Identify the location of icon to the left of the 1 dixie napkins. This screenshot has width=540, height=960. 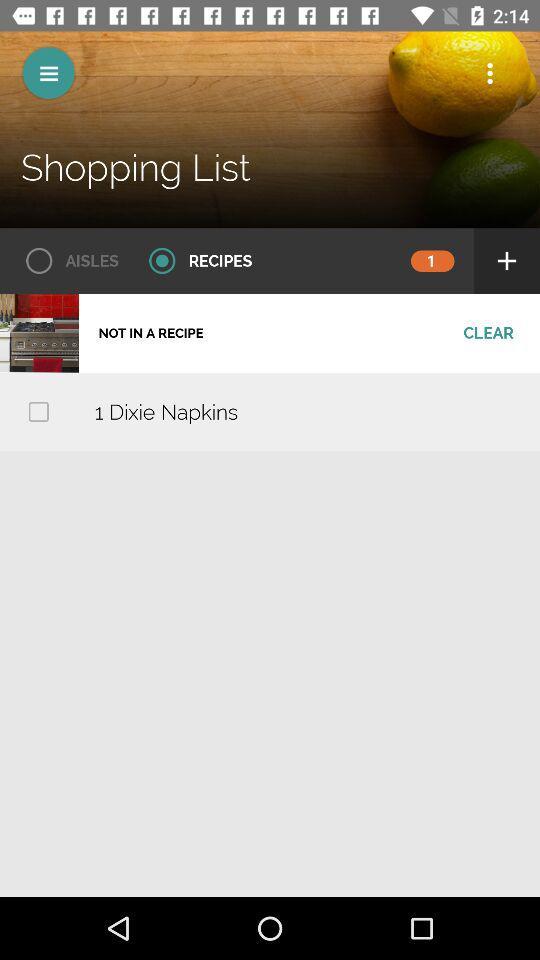
(38, 410).